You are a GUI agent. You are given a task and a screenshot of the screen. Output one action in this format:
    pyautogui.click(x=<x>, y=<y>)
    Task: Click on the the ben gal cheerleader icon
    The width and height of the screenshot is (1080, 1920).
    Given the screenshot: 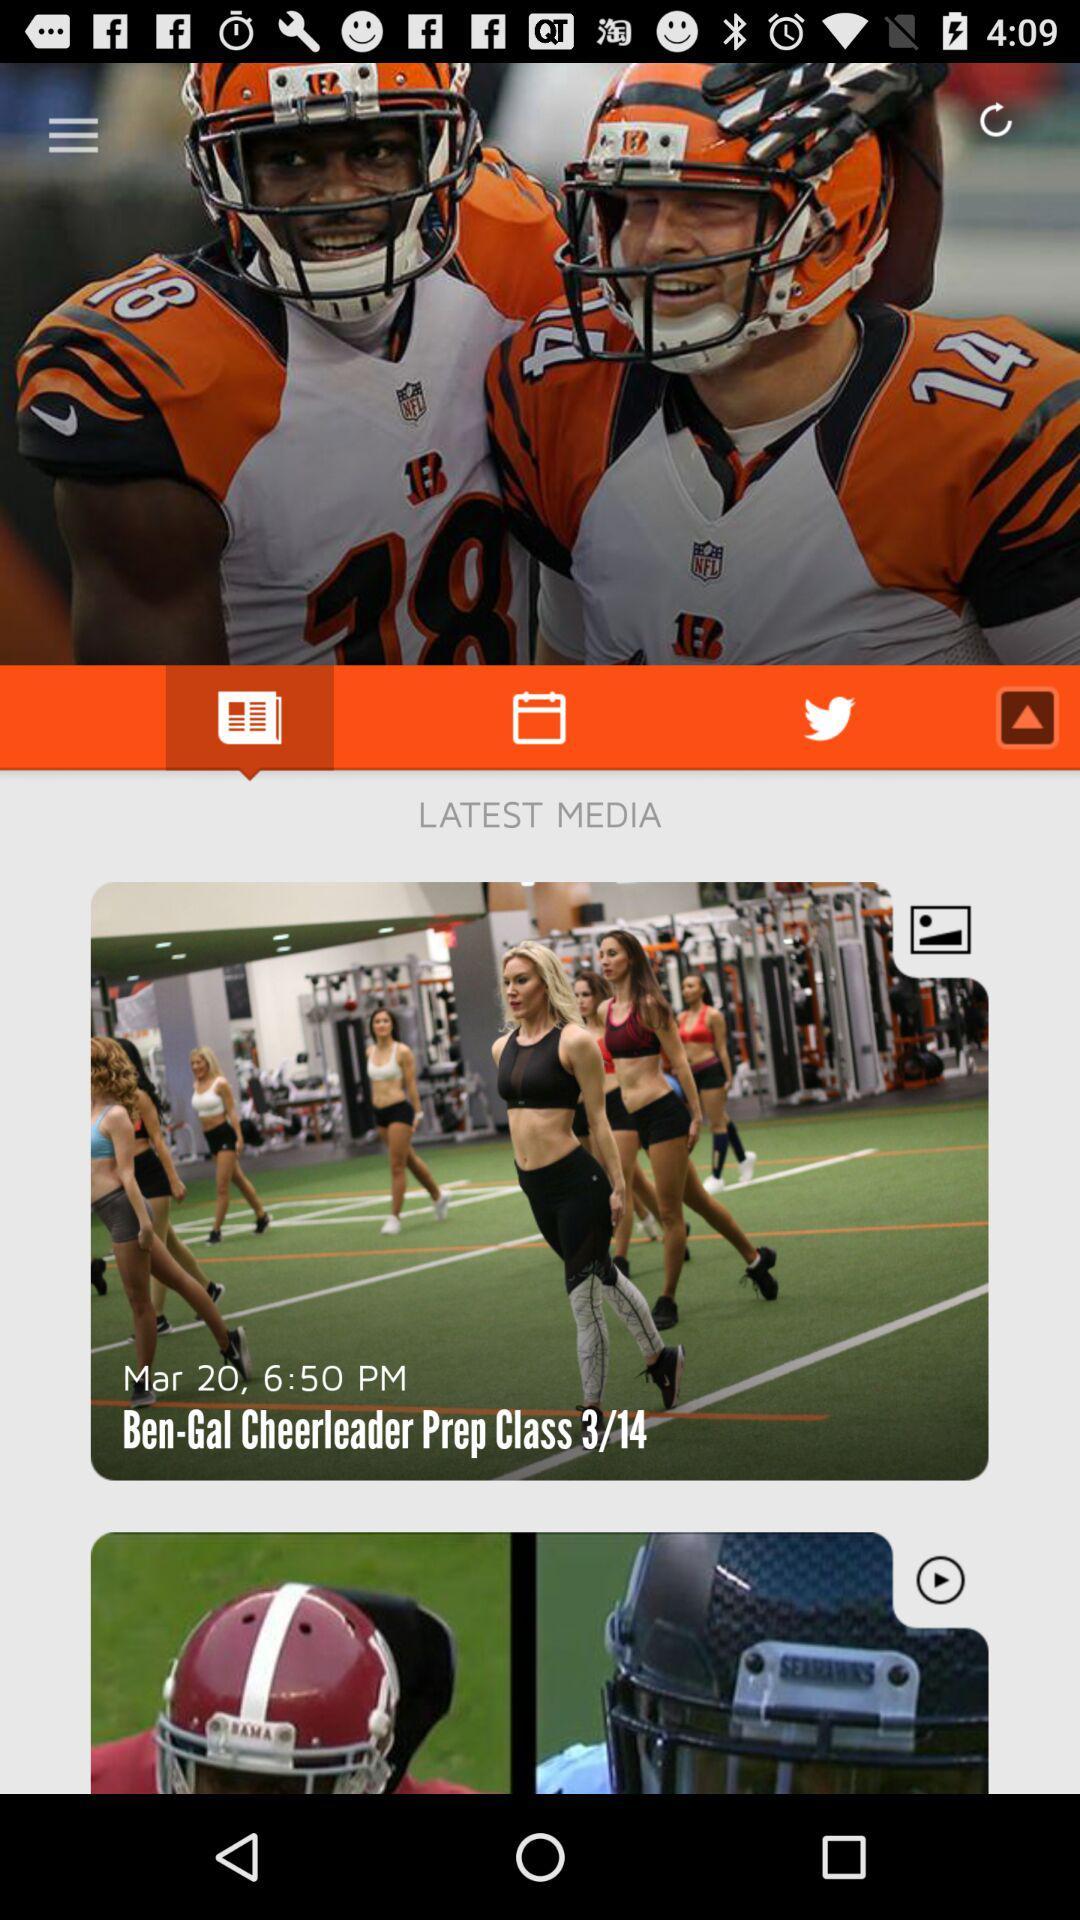 What is the action you would take?
    pyautogui.click(x=384, y=1429)
    